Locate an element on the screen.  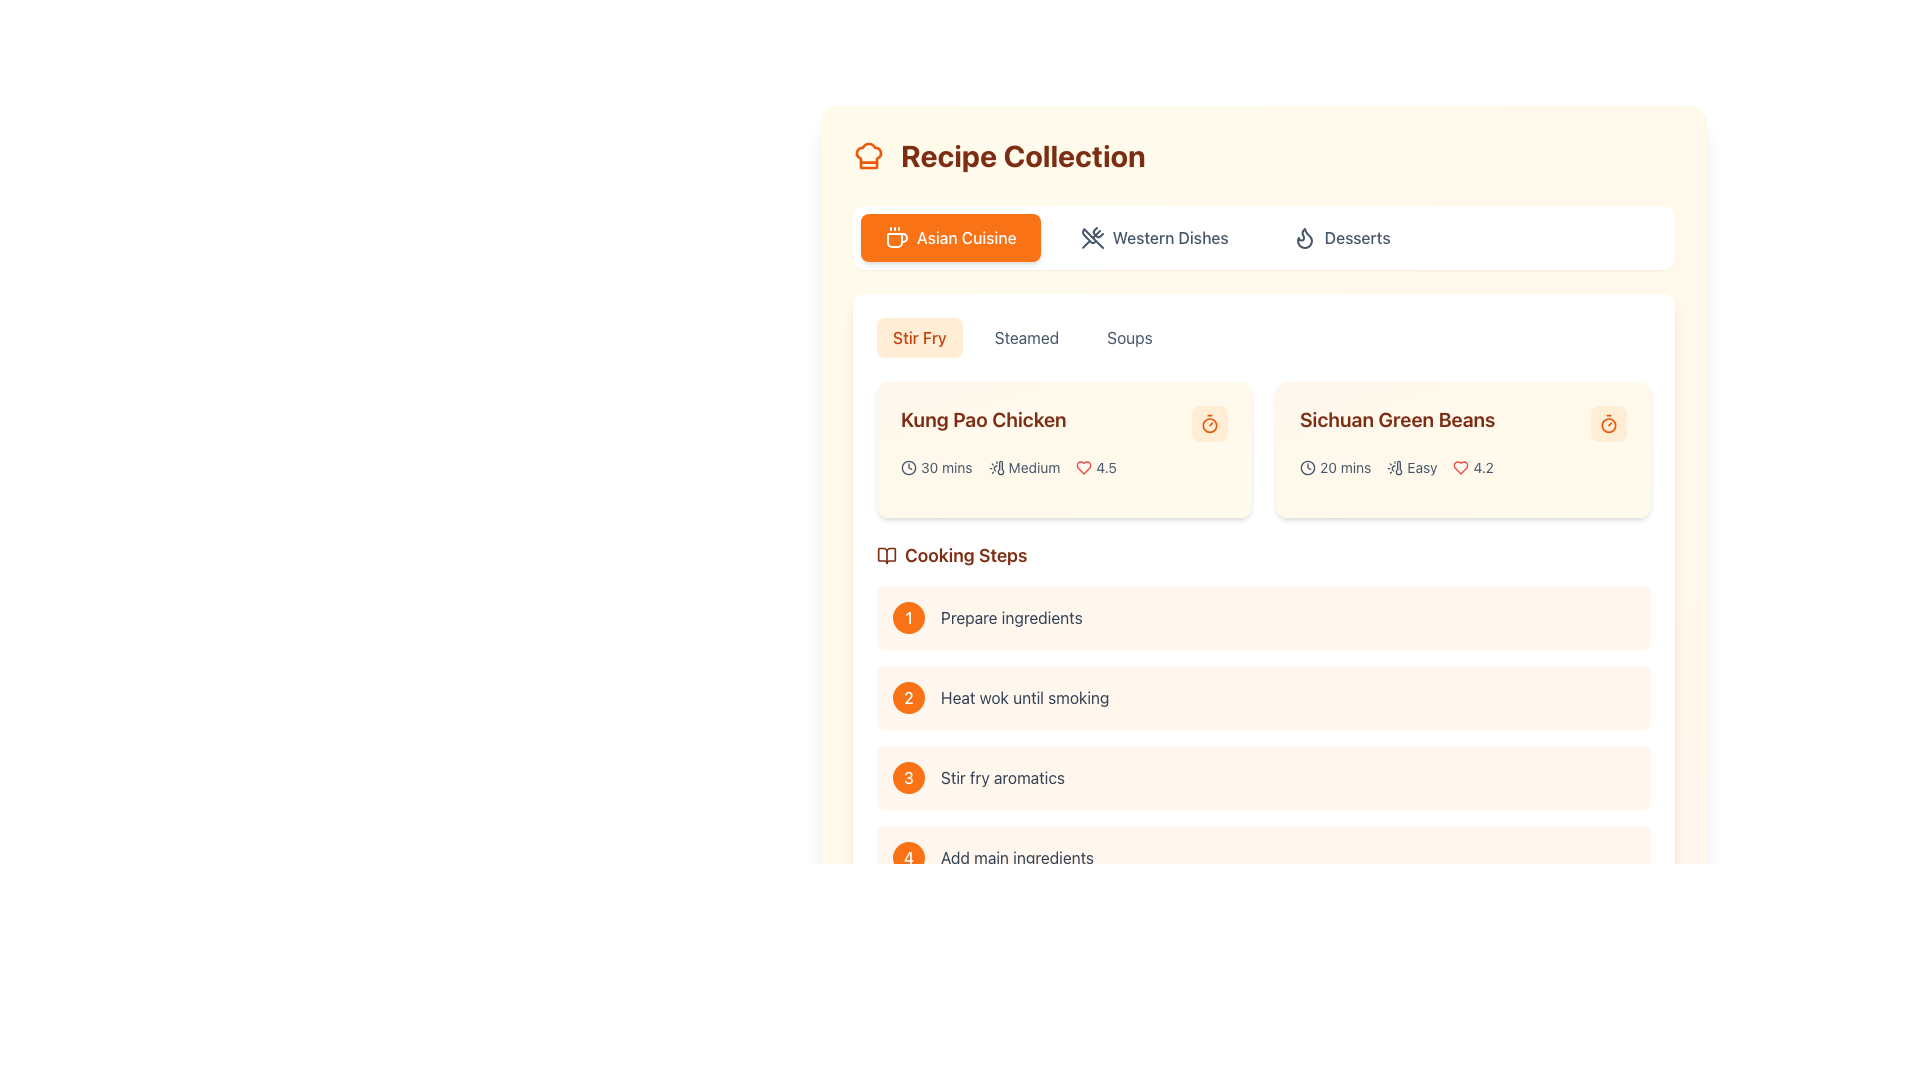
the rating element that combines a heart icon with a numerical score, located at the bottom right corner of the 'Kung Pao Chicken' information card is located at coordinates (1095, 467).